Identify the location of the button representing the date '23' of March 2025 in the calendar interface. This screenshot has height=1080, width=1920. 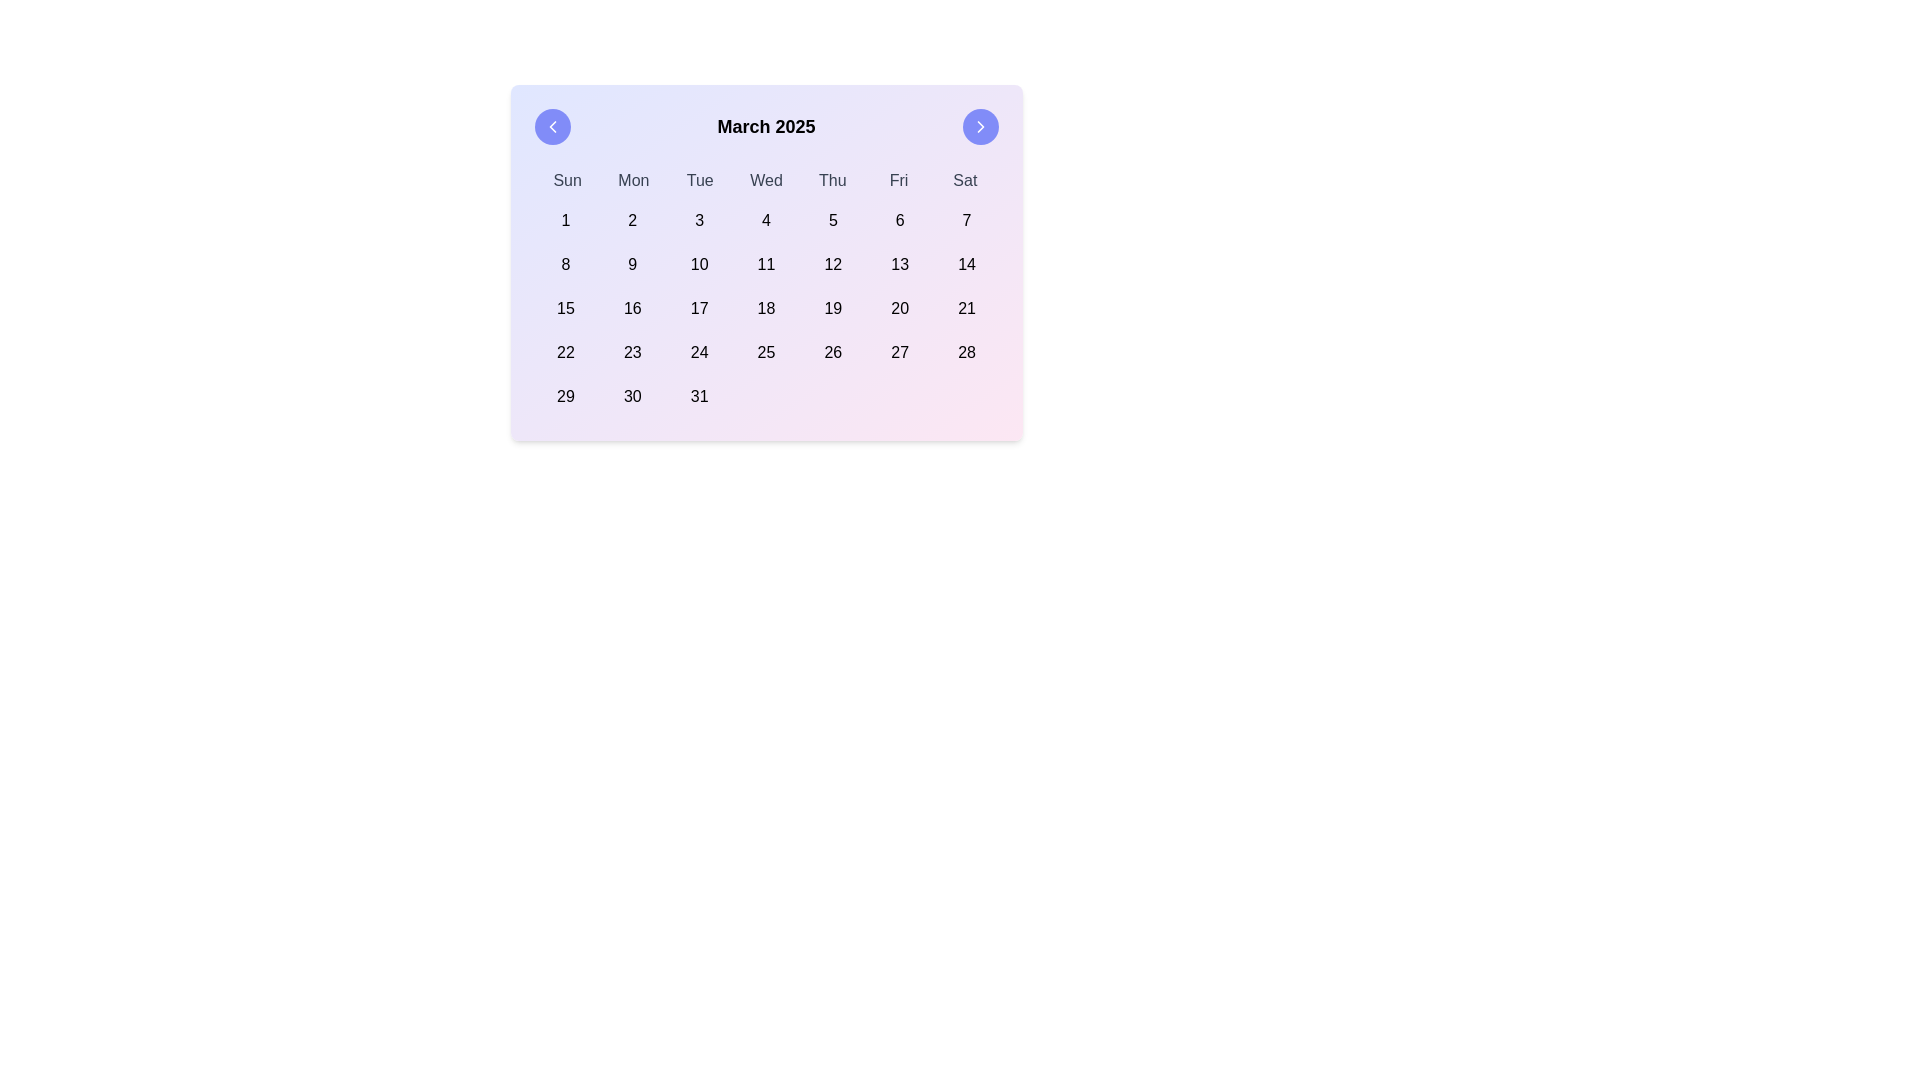
(631, 352).